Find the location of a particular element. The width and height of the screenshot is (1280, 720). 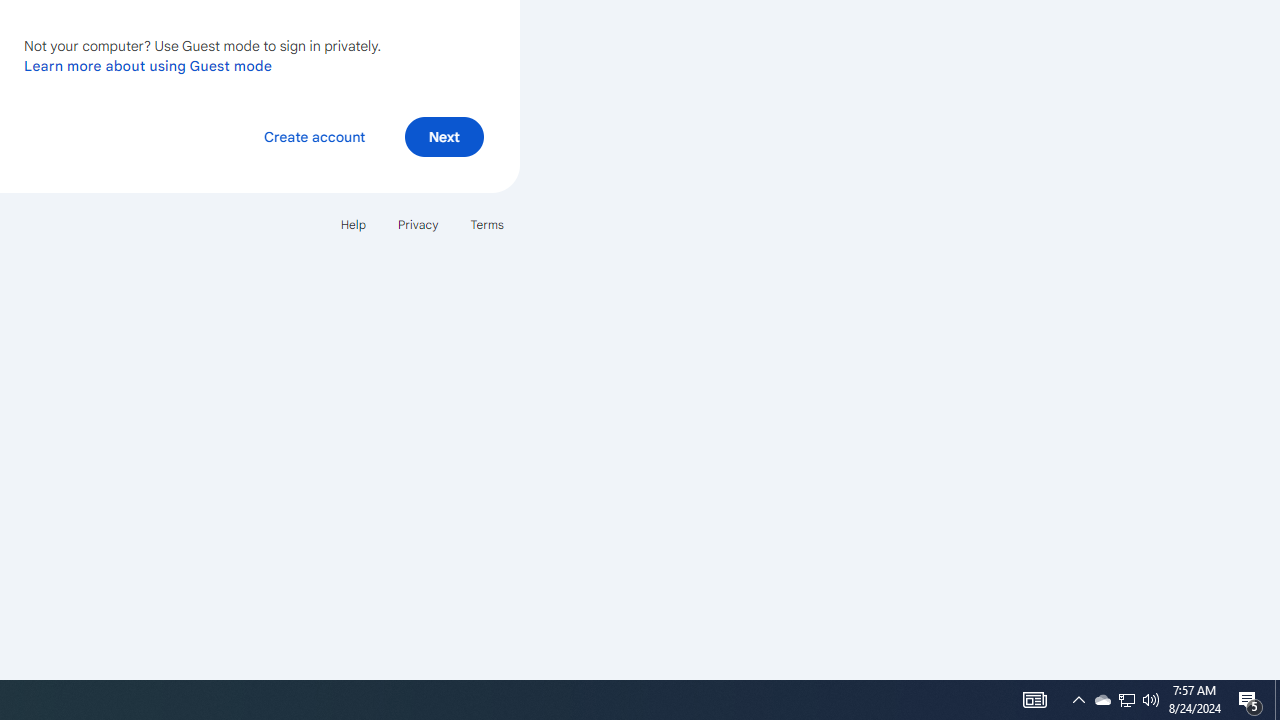

'Next' is located at coordinates (443, 135).